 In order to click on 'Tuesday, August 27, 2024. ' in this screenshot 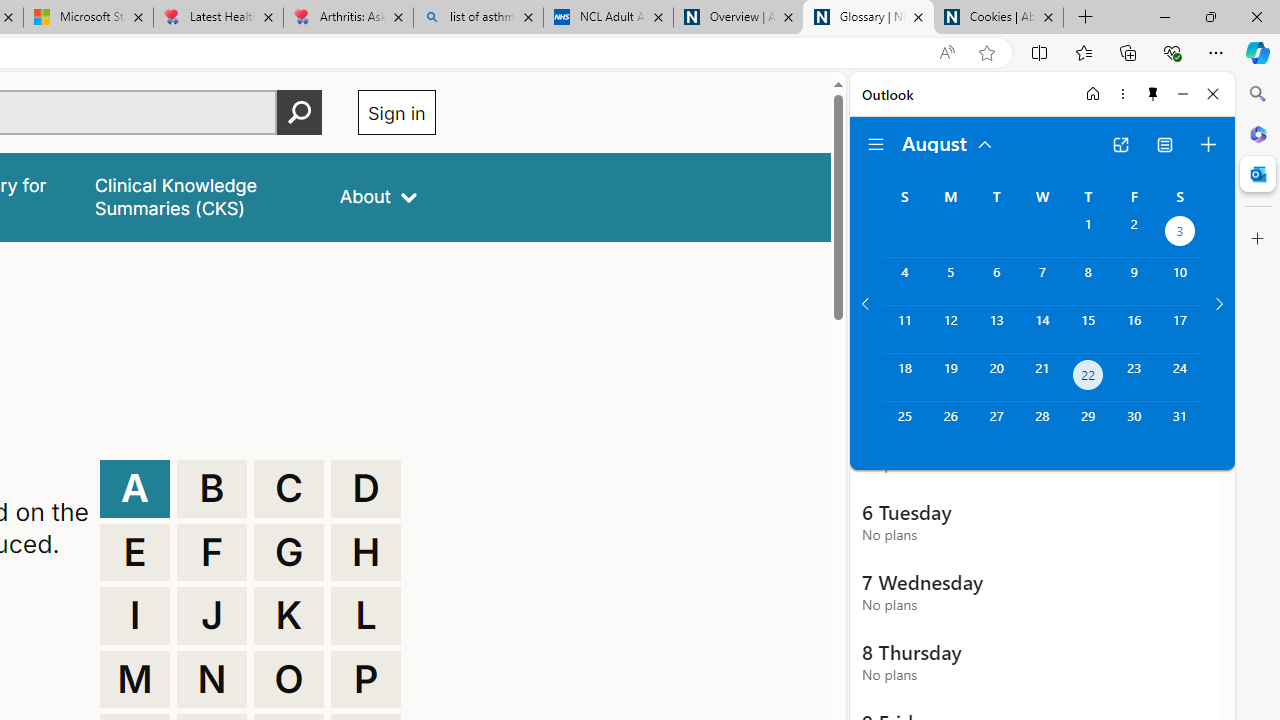, I will do `click(996, 424)`.